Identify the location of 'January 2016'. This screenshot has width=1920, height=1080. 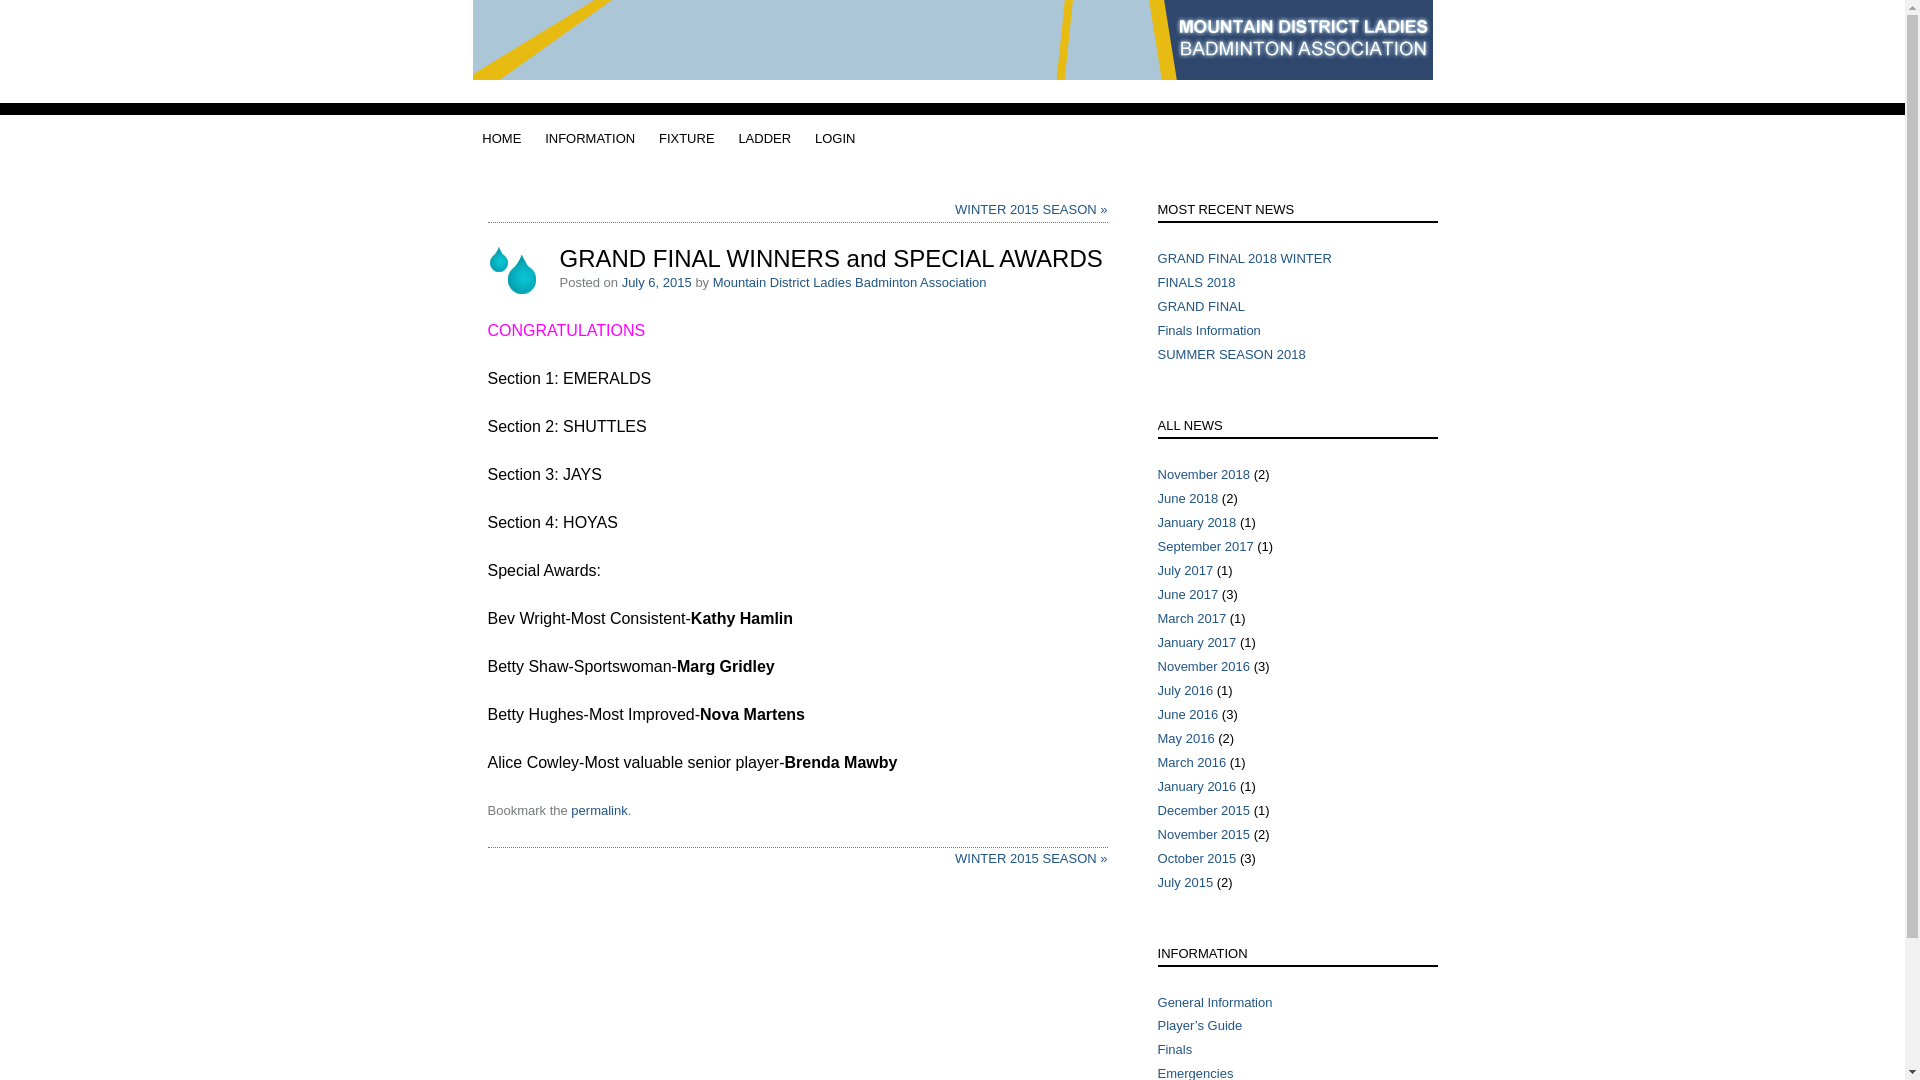
(1197, 785).